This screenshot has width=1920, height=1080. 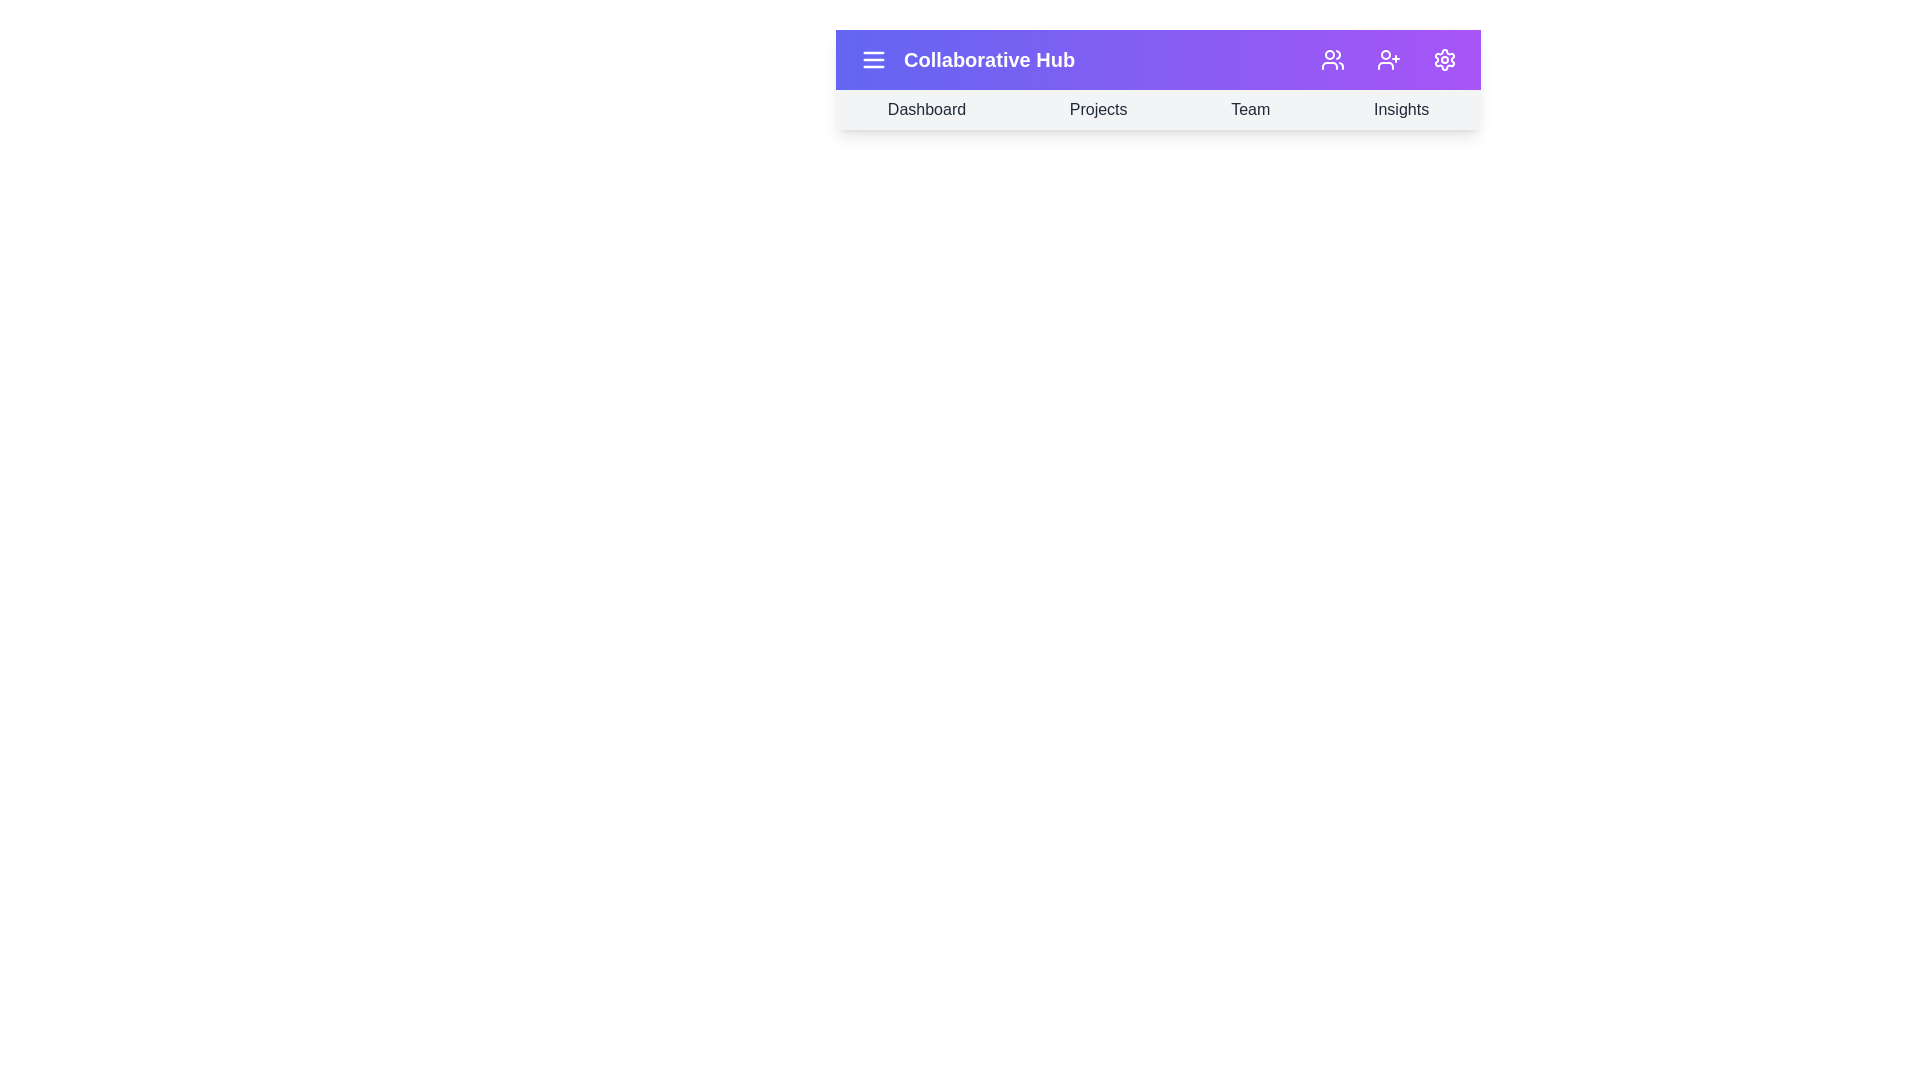 What do you see at coordinates (1387, 59) in the screenshot?
I see `the Add User button in the CollaborativeAppBar` at bounding box center [1387, 59].